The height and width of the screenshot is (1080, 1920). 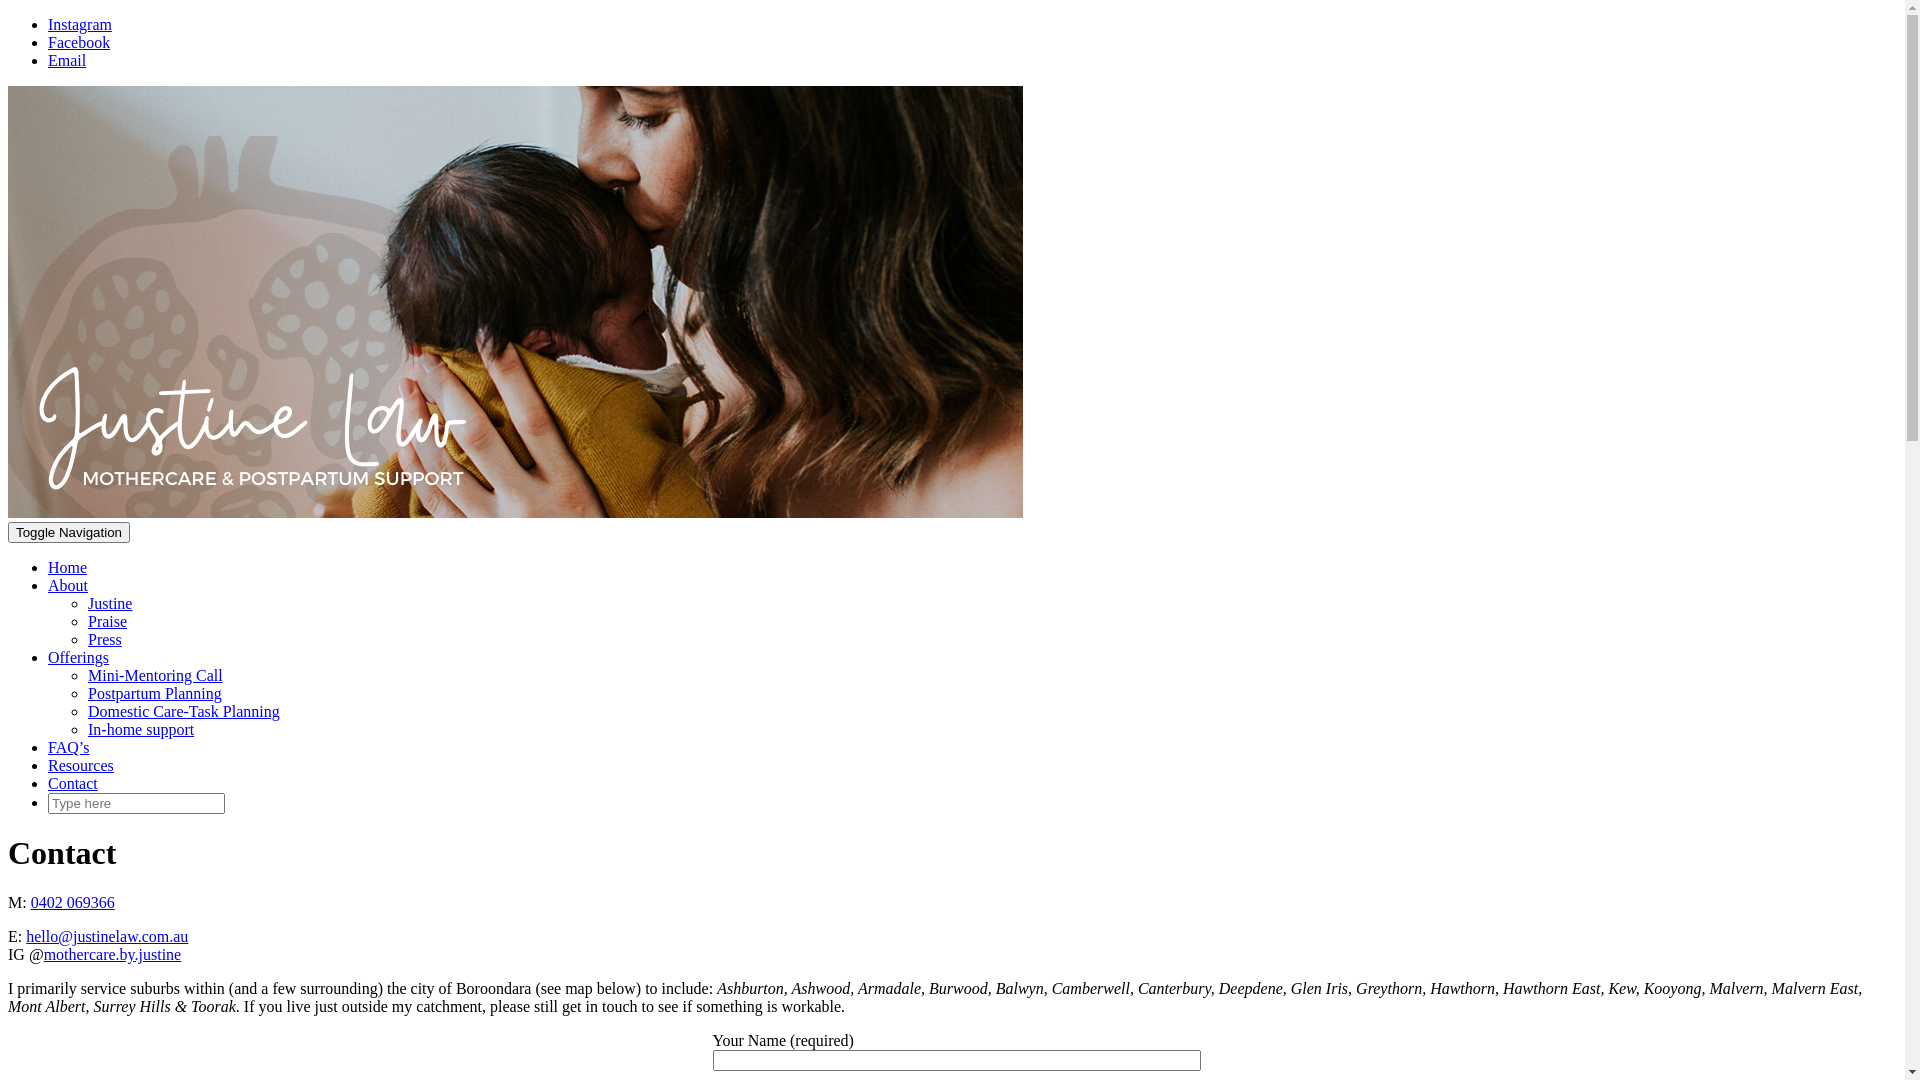 What do you see at coordinates (48, 765) in the screenshot?
I see `'Resources'` at bounding box center [48, 765].